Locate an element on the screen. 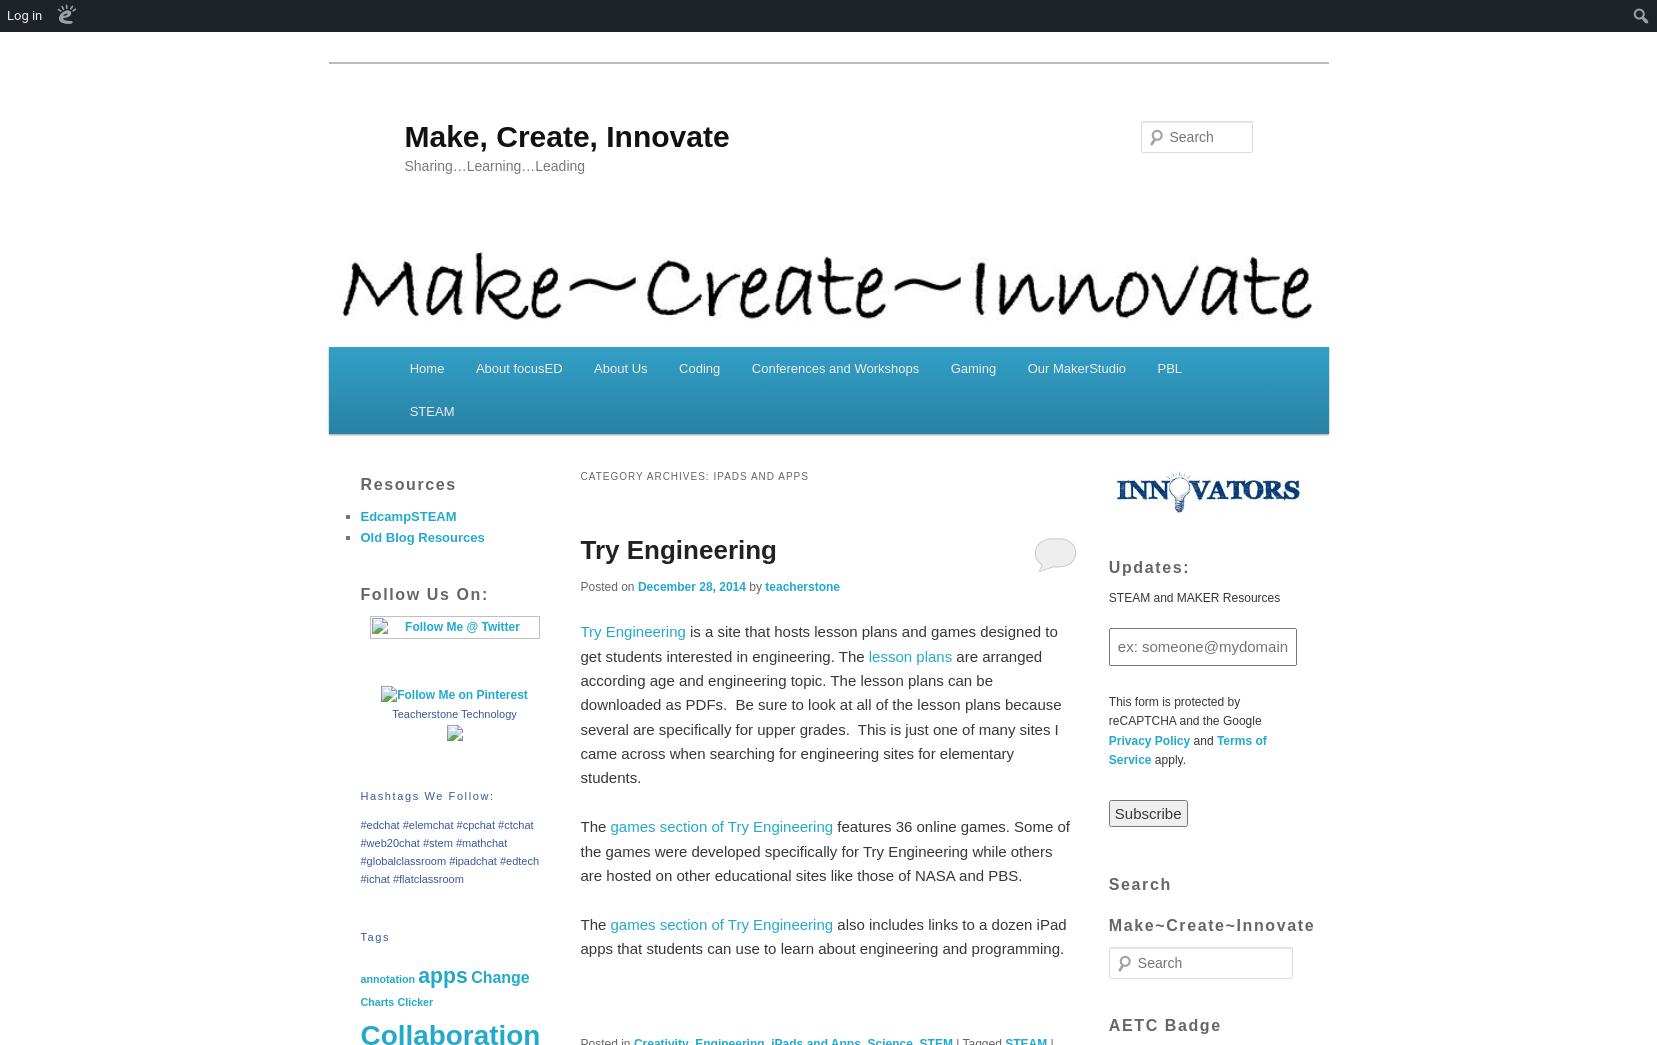 This screenshot has height=1045, width=1657. 'Resources' is located at coordinates (406, 483).